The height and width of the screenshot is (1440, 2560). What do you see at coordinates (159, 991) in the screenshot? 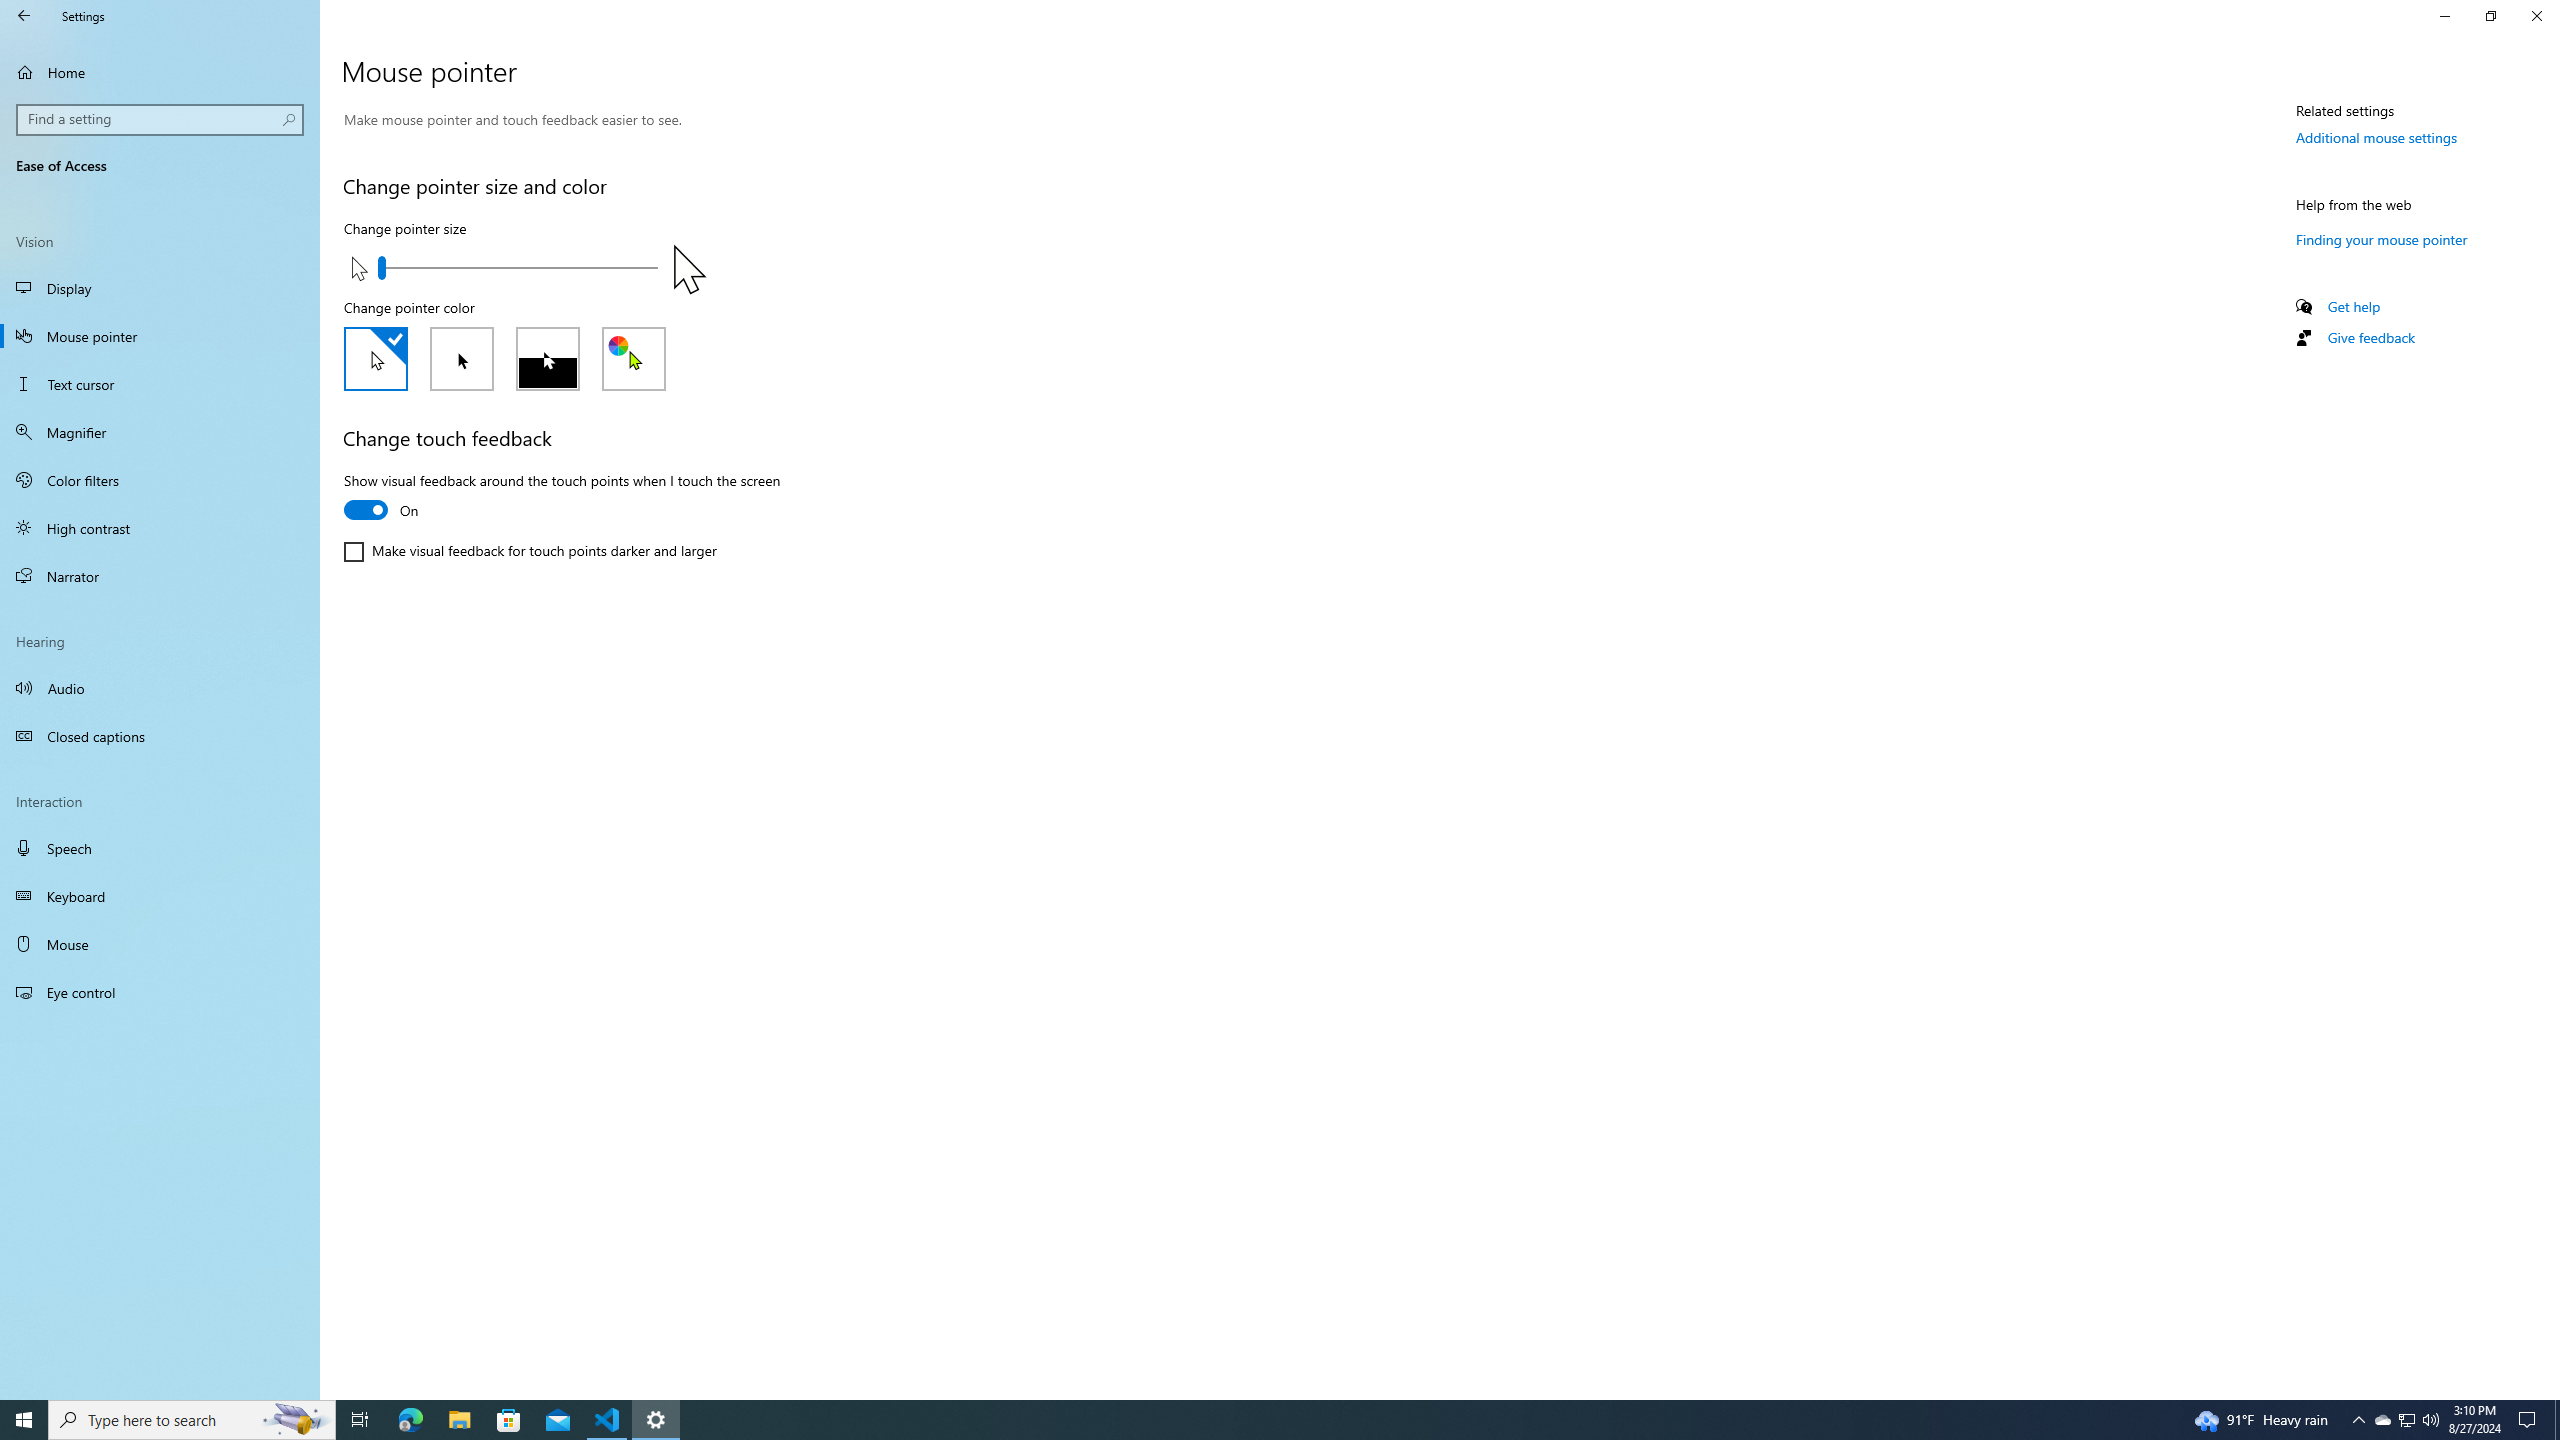
I see `'Eye control'` at bounding box center [159, 991].